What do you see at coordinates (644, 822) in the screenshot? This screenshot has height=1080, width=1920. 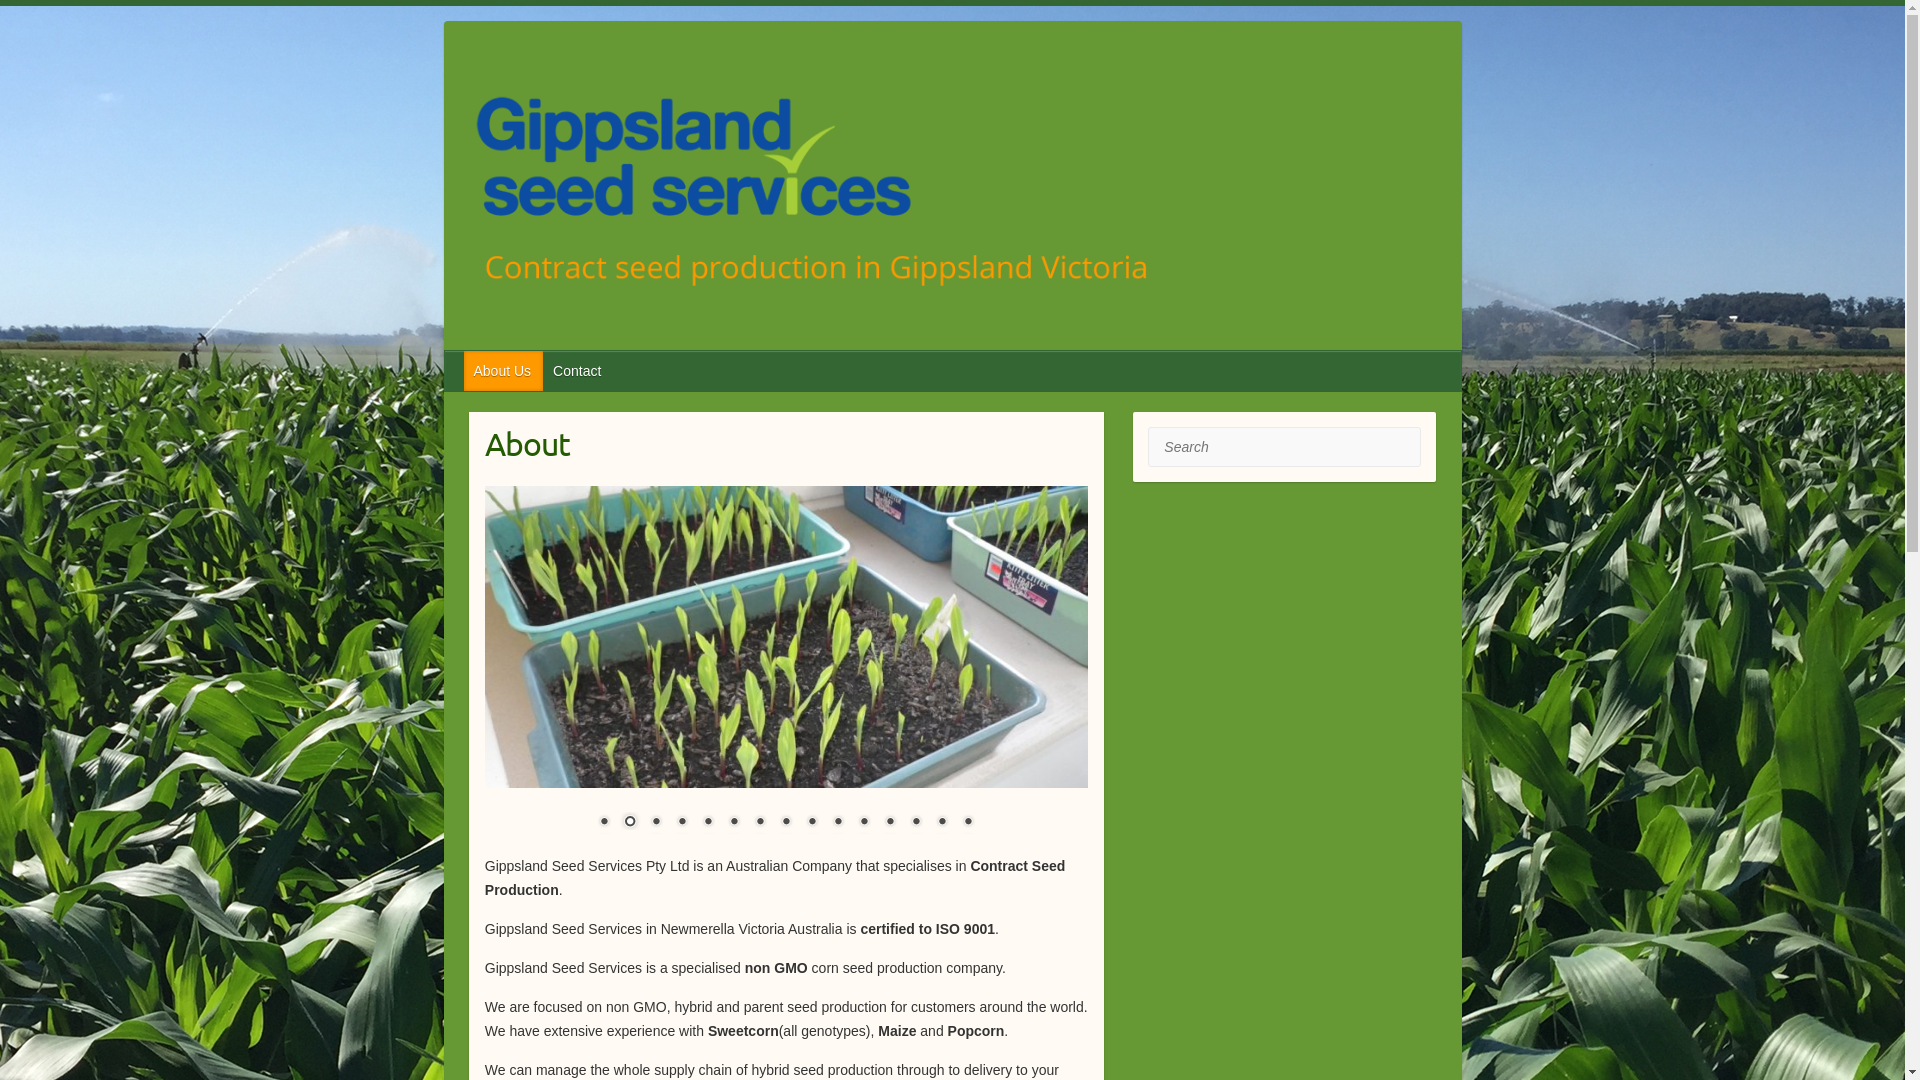 I see `'3'` at bounding box center [644, 822].